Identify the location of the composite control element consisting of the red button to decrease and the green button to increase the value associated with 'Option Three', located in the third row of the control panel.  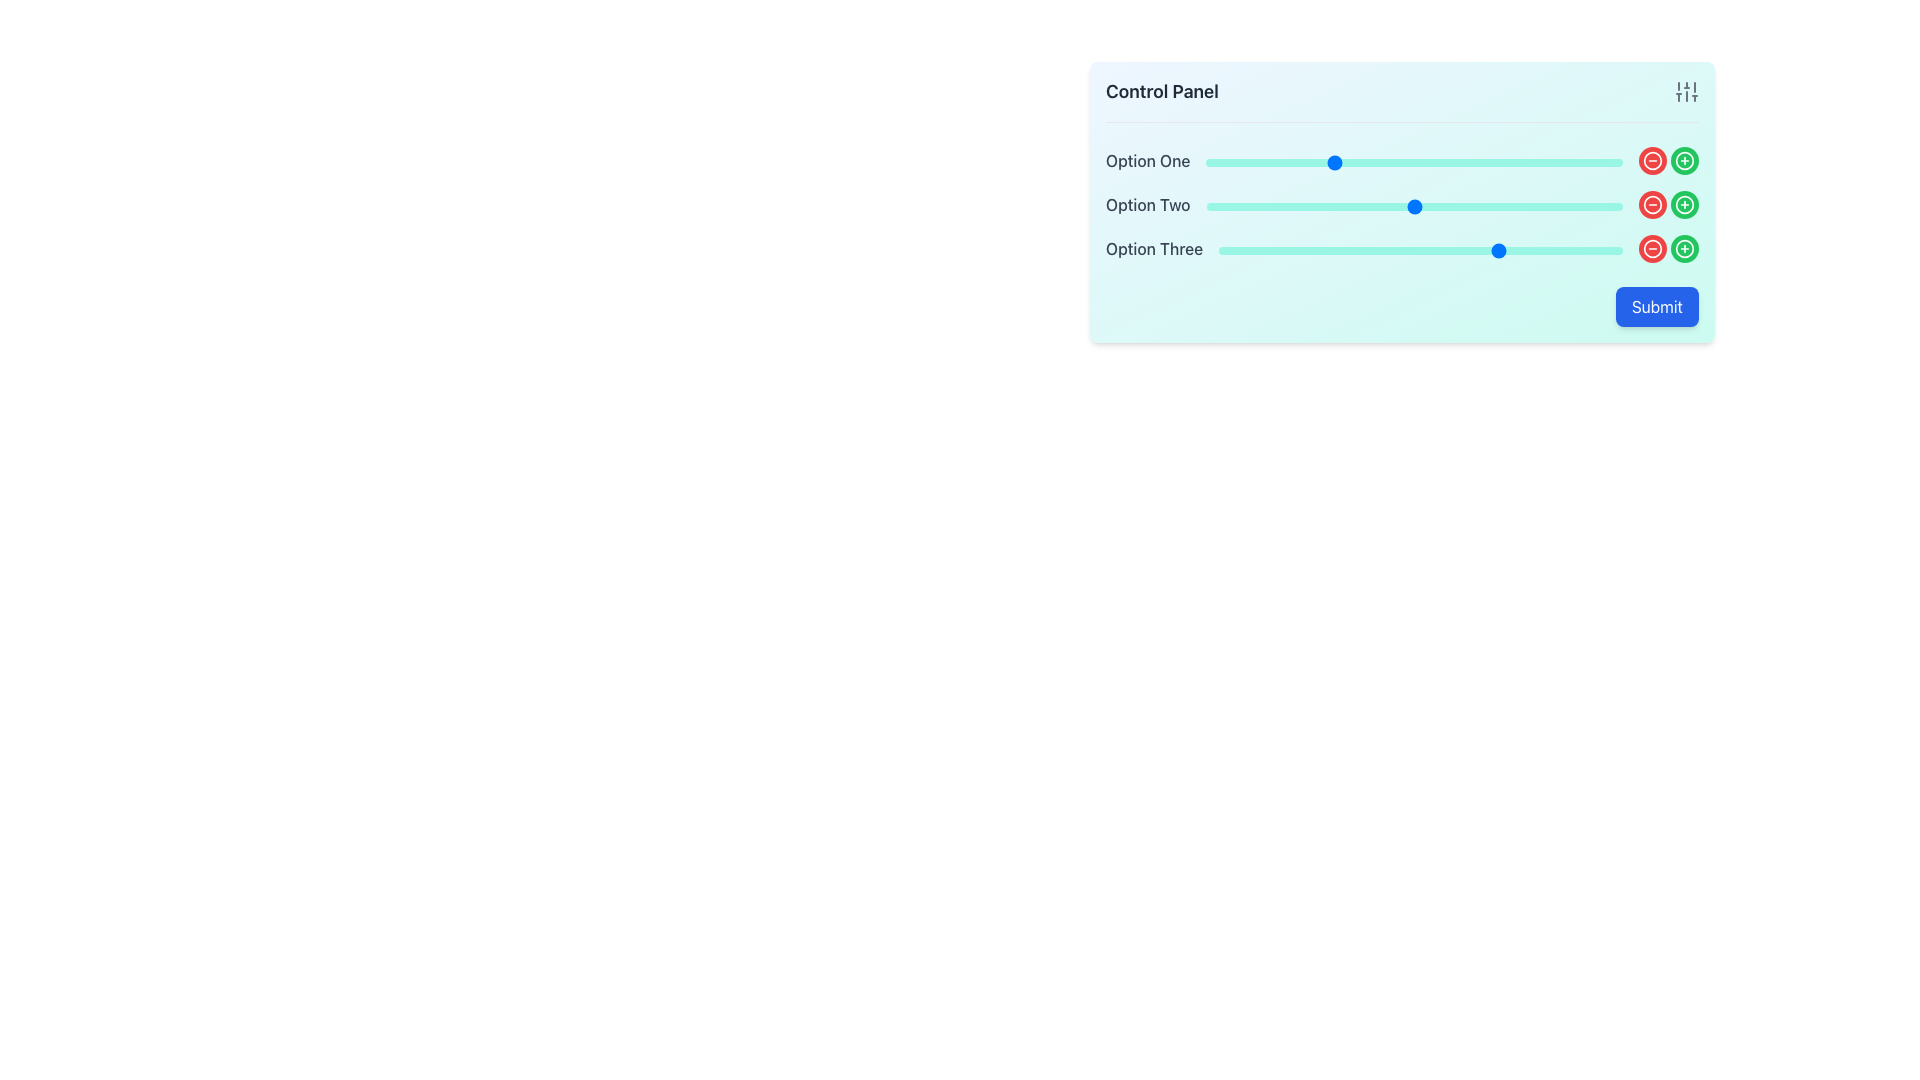
(1669, 248).